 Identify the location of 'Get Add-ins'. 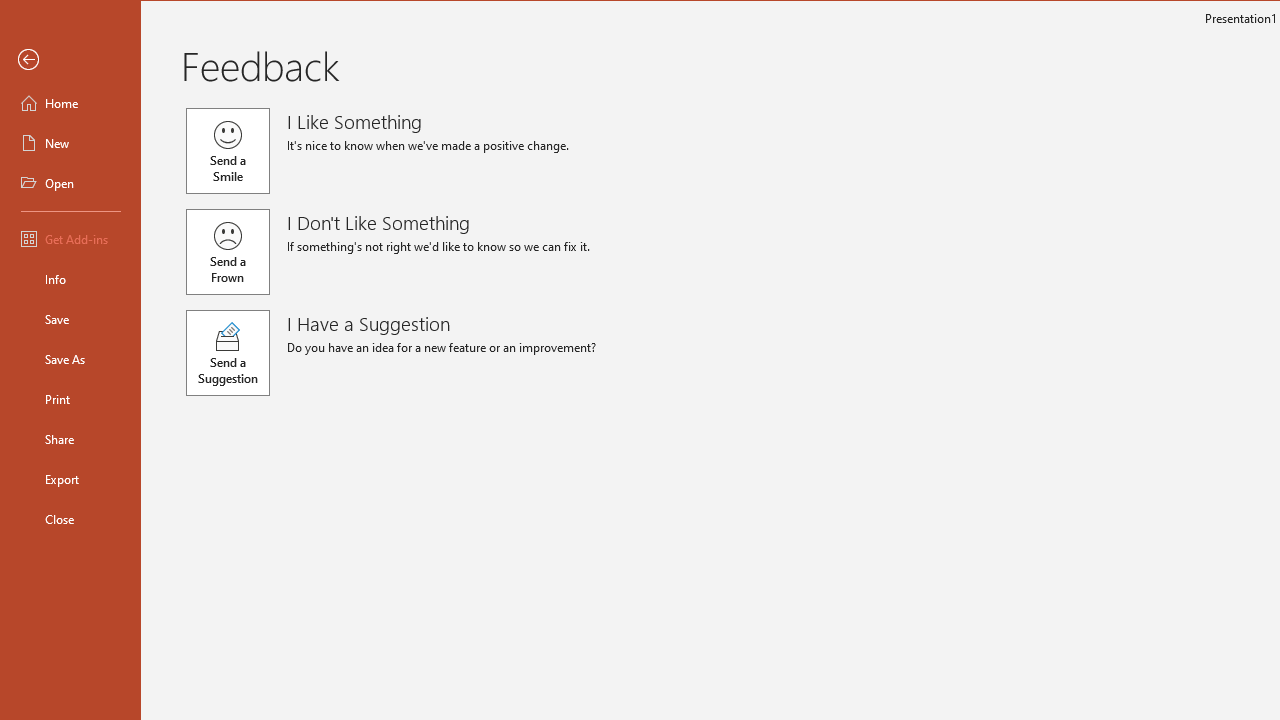
(71, 238).